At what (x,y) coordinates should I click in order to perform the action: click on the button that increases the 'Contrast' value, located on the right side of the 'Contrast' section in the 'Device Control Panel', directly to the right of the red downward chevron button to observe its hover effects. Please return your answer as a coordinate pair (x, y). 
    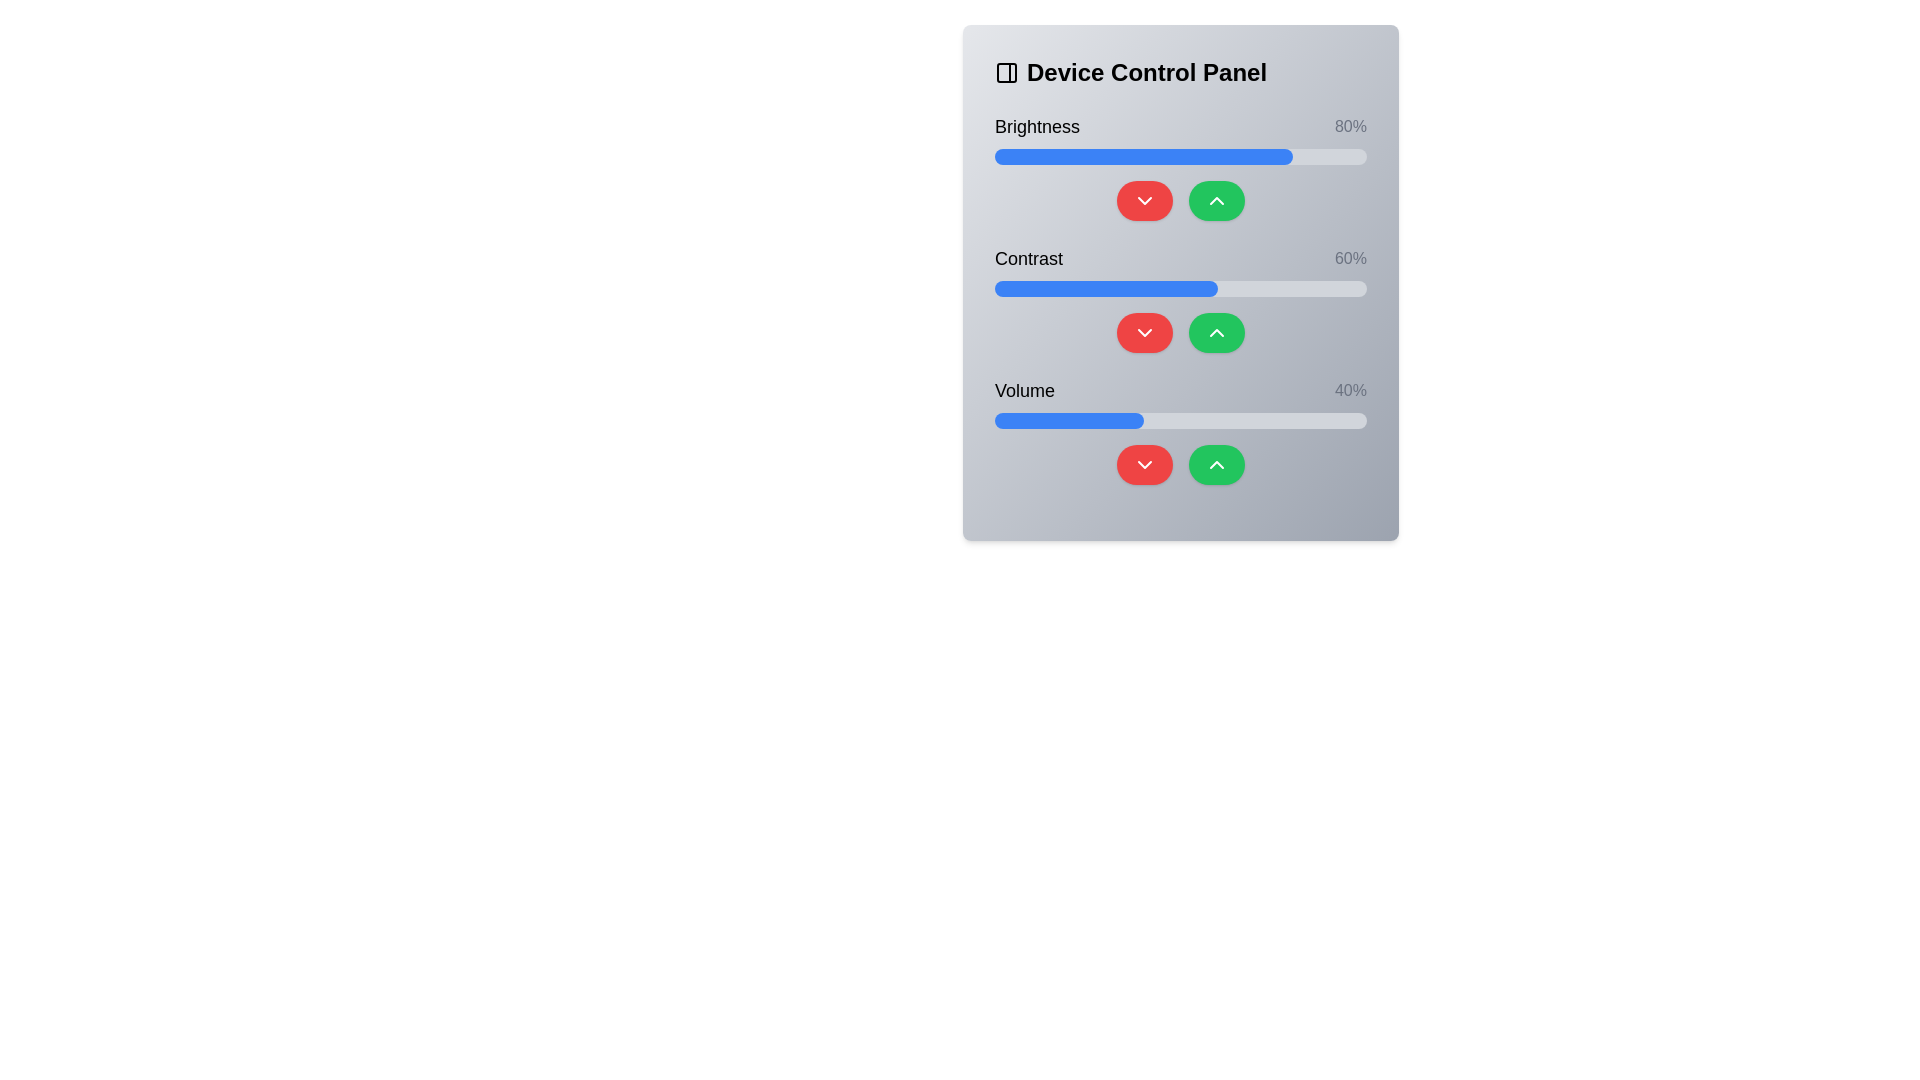
    Looking at the image, I should click on (1216, 331).